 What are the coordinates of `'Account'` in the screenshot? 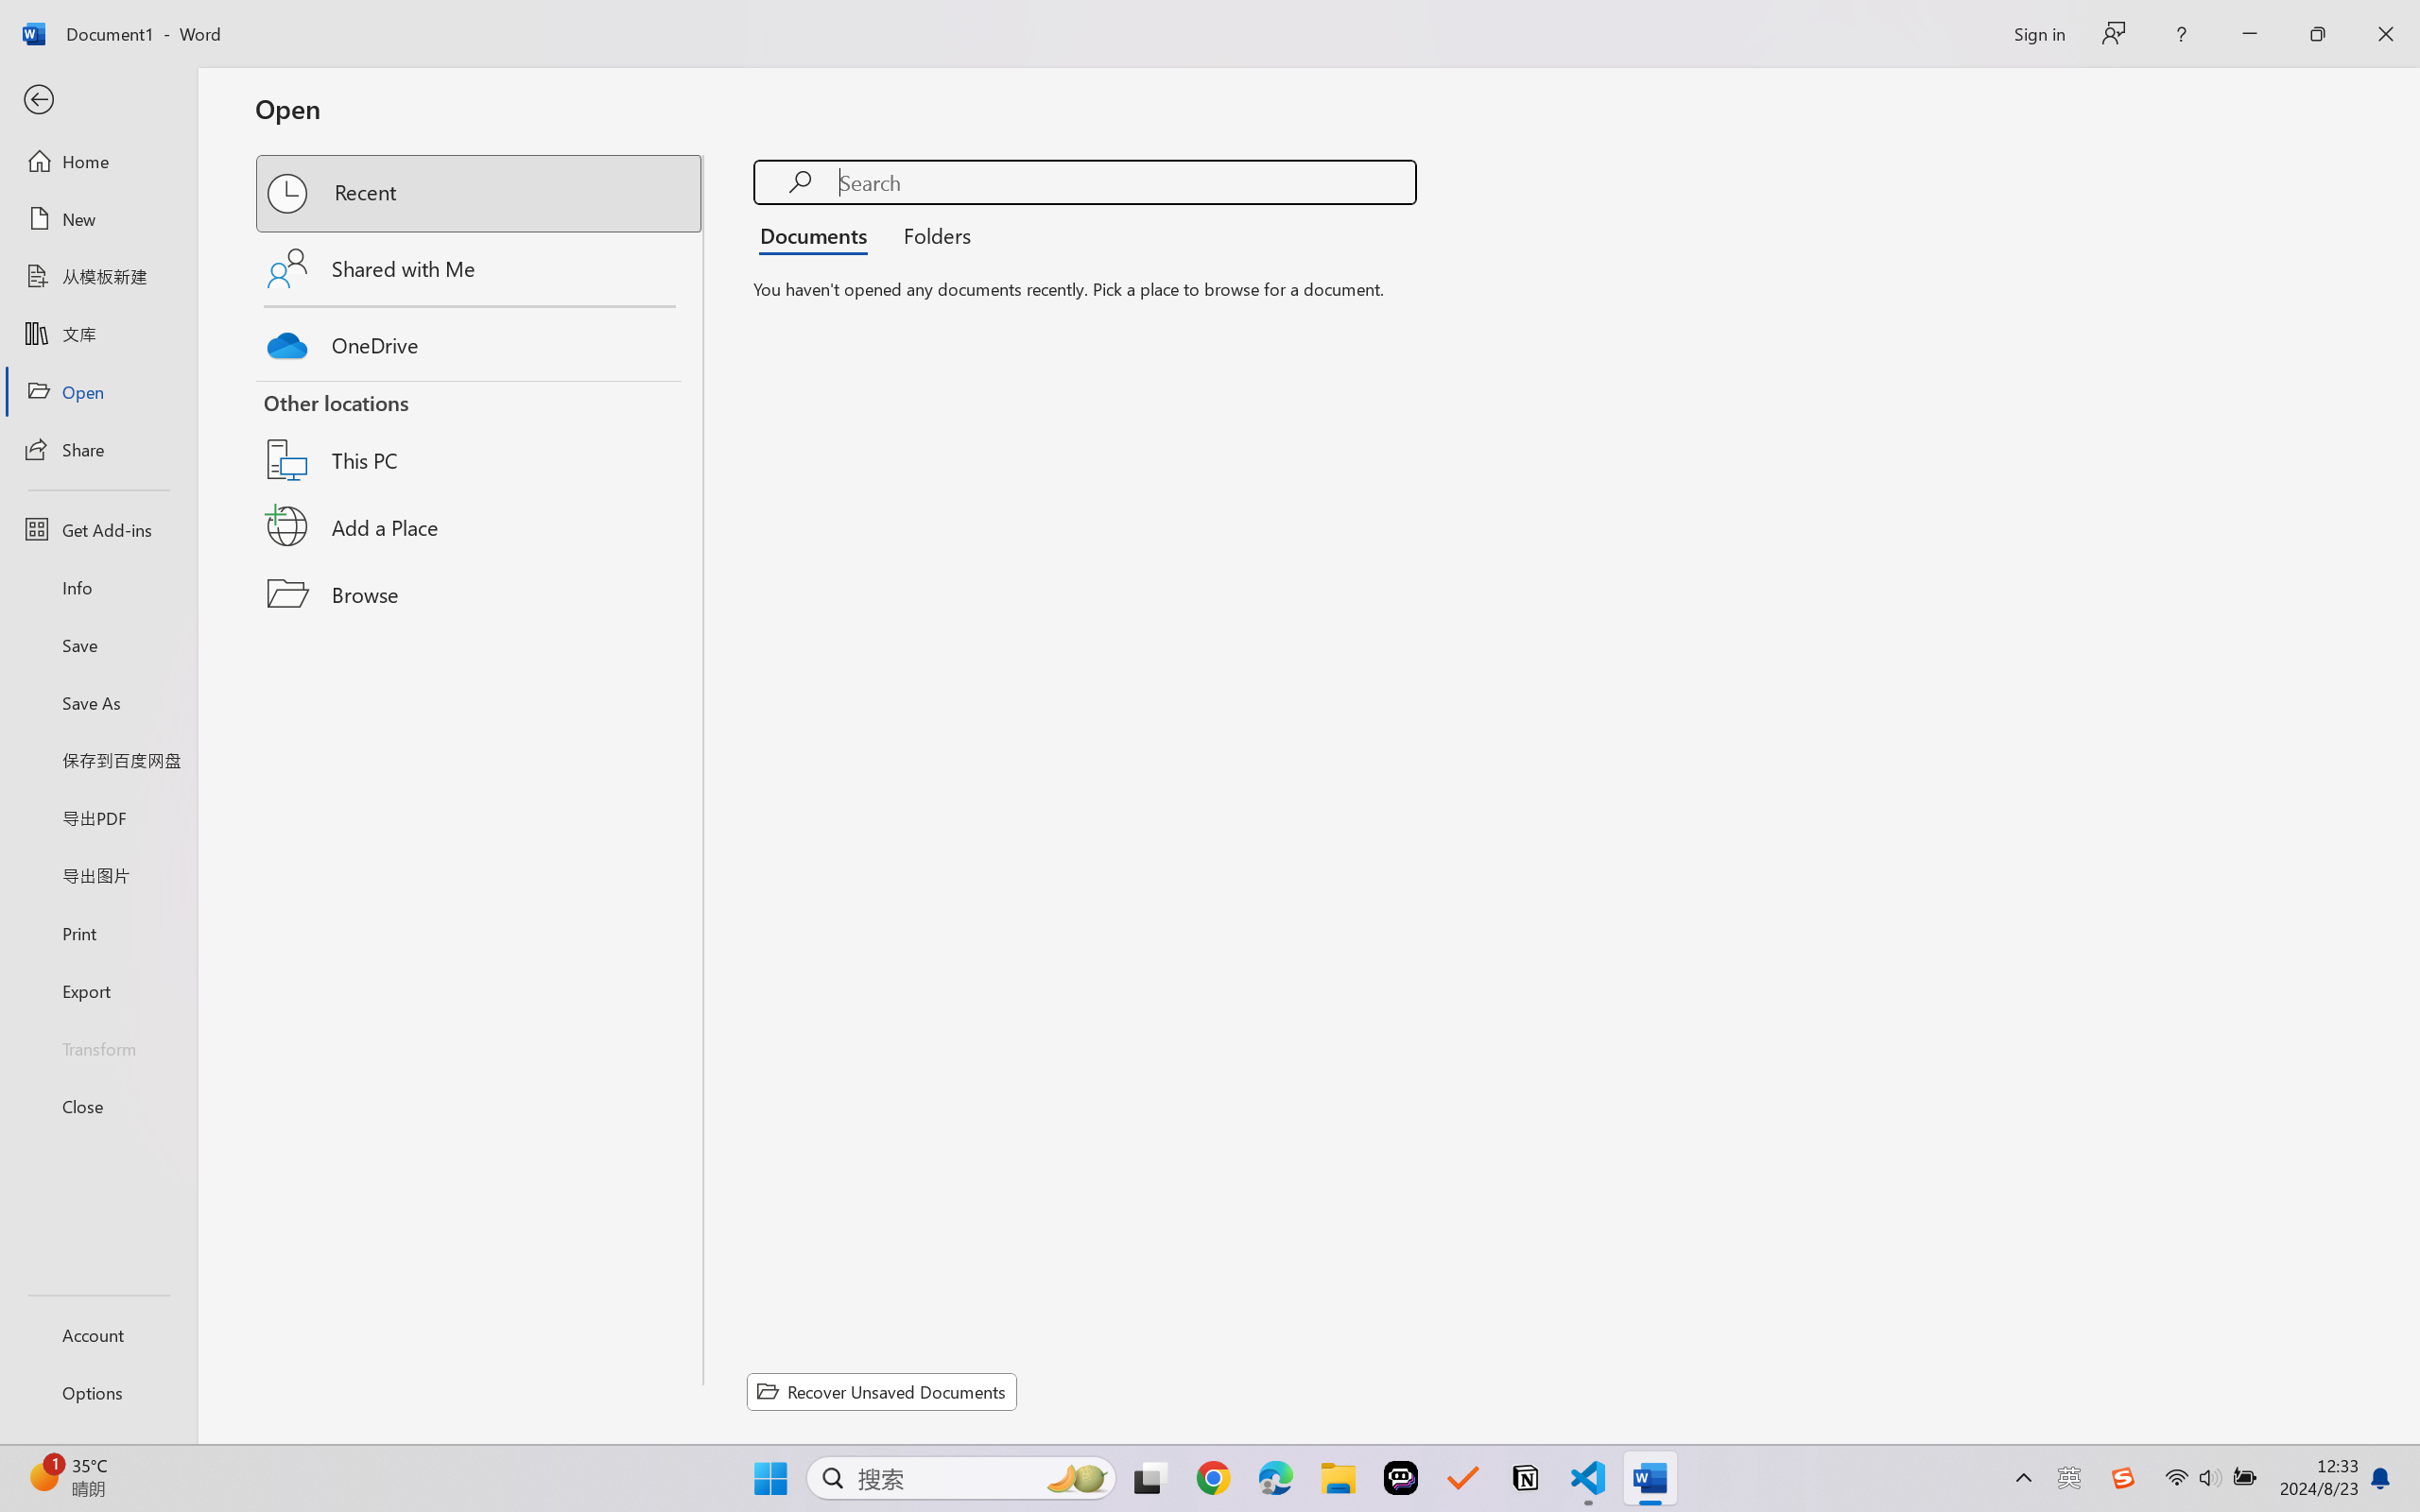 It's located at (97, 1334).